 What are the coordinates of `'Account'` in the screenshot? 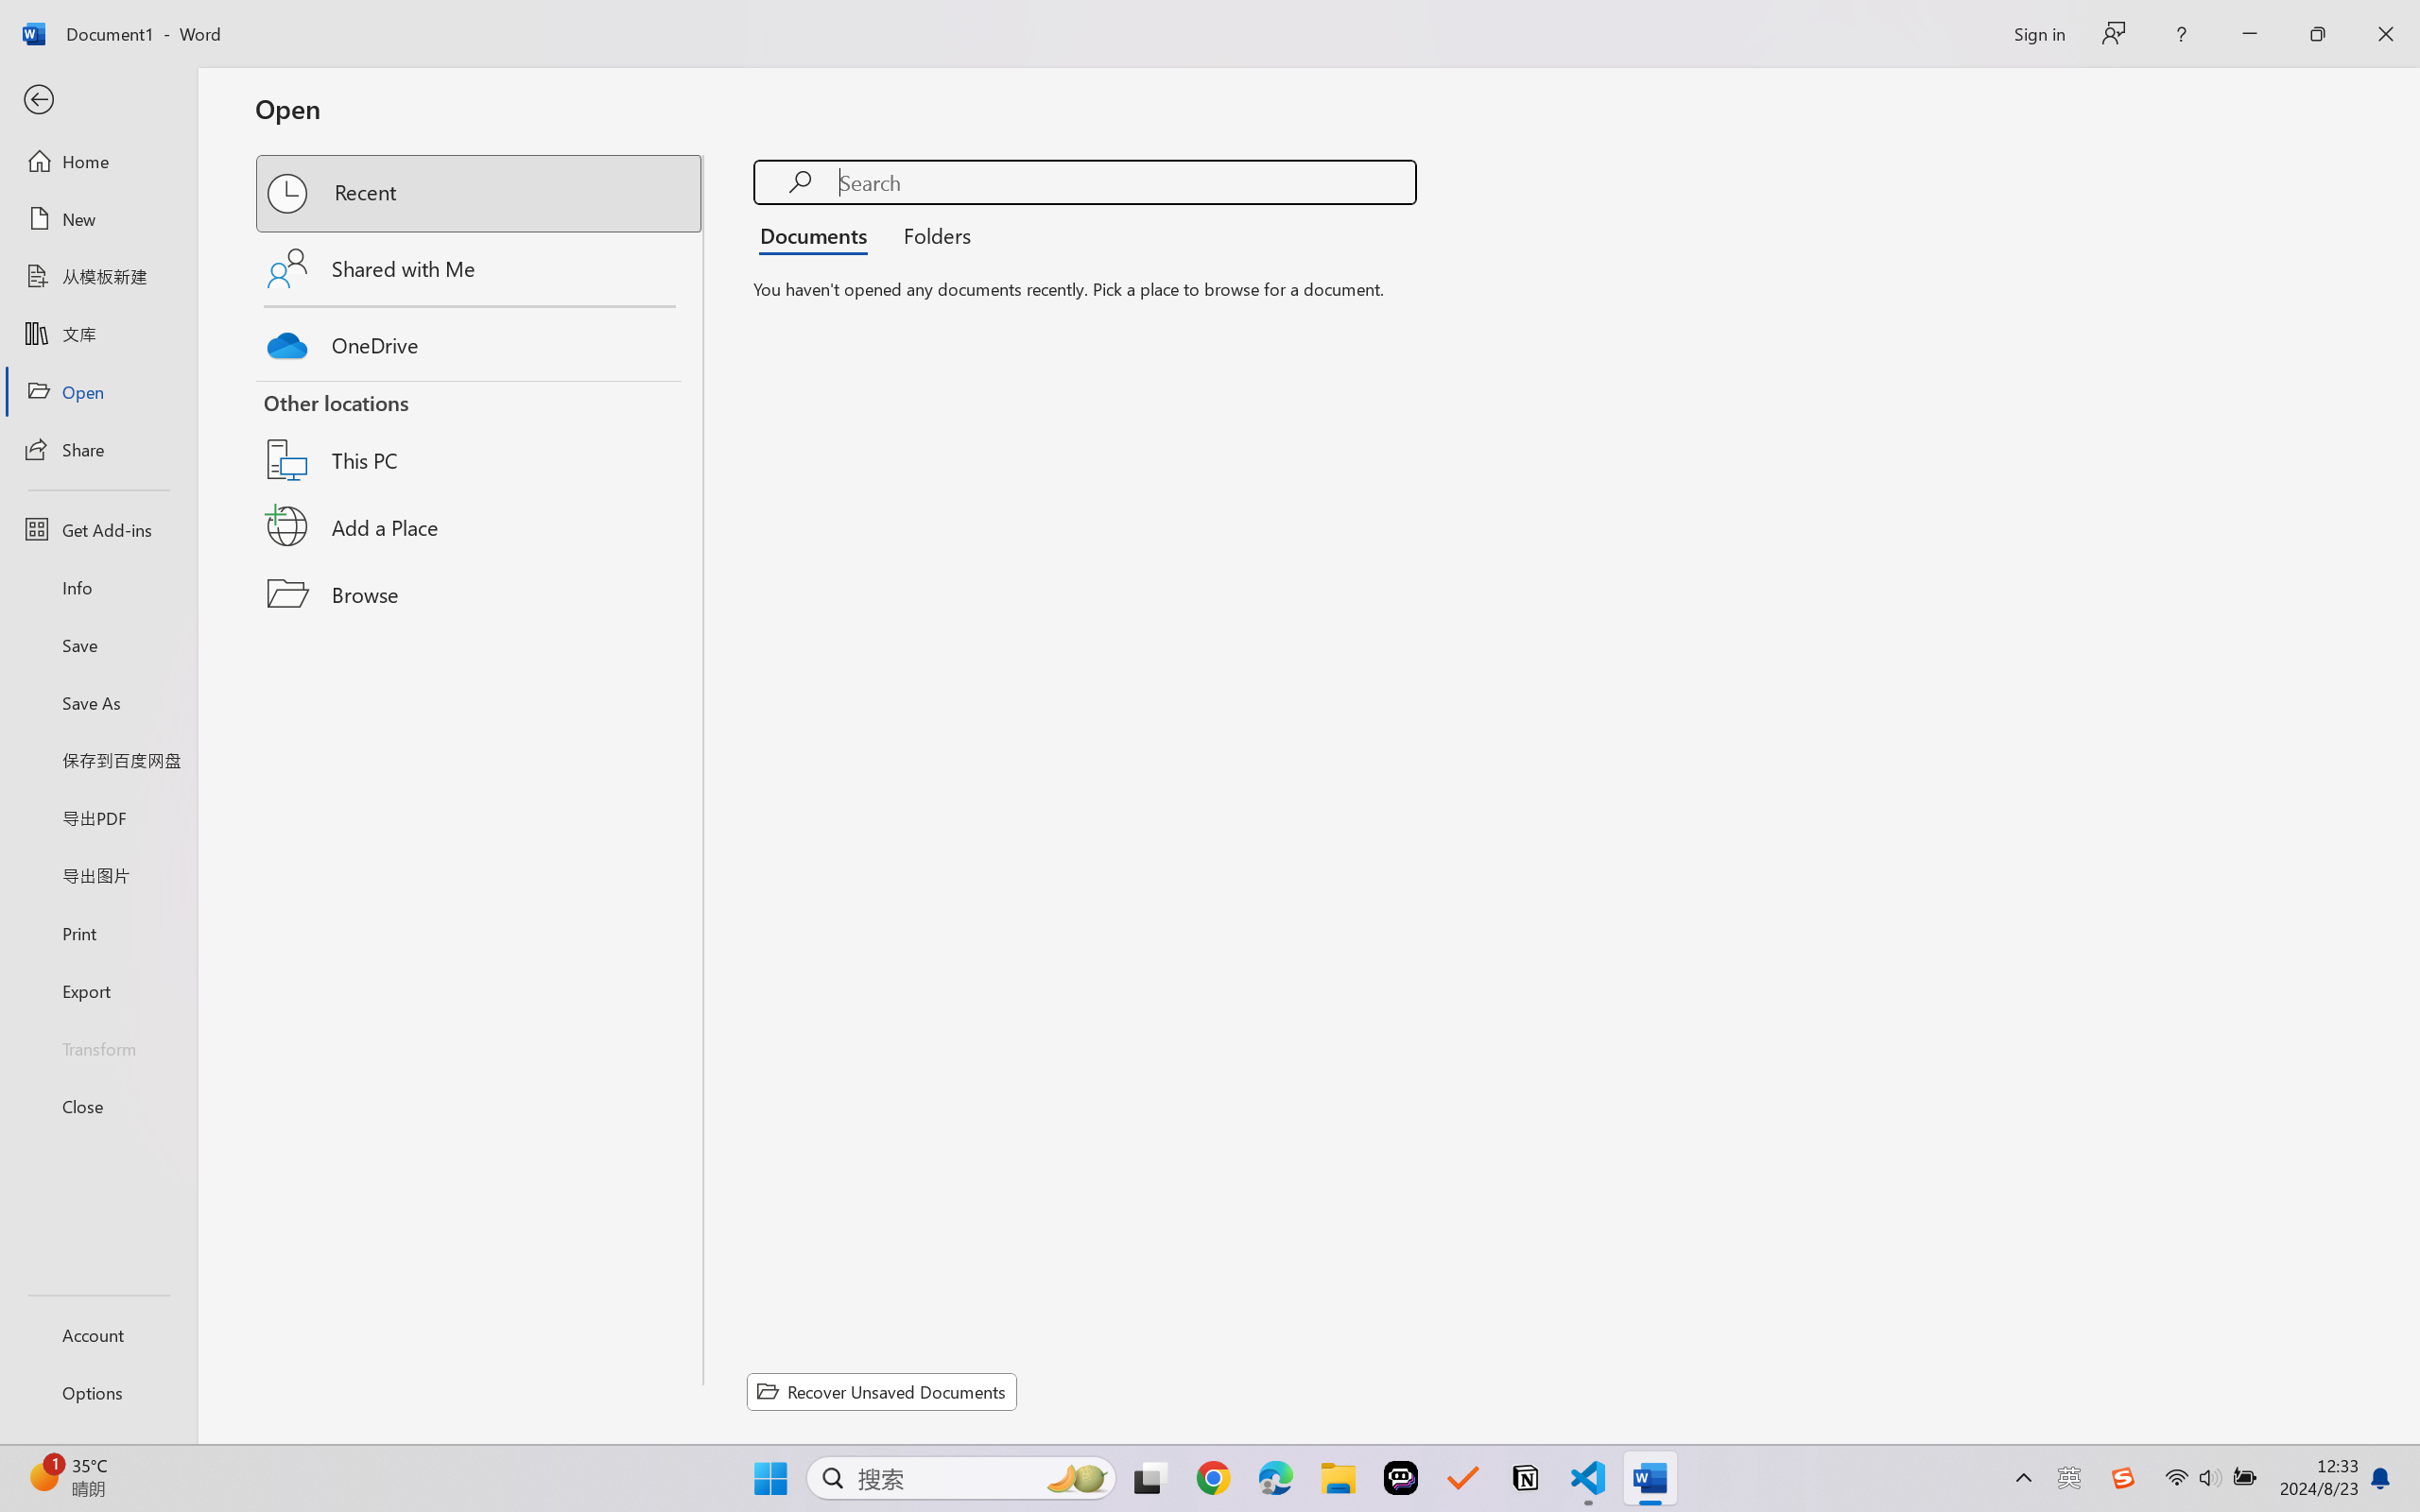 It's located at (97, 1334).